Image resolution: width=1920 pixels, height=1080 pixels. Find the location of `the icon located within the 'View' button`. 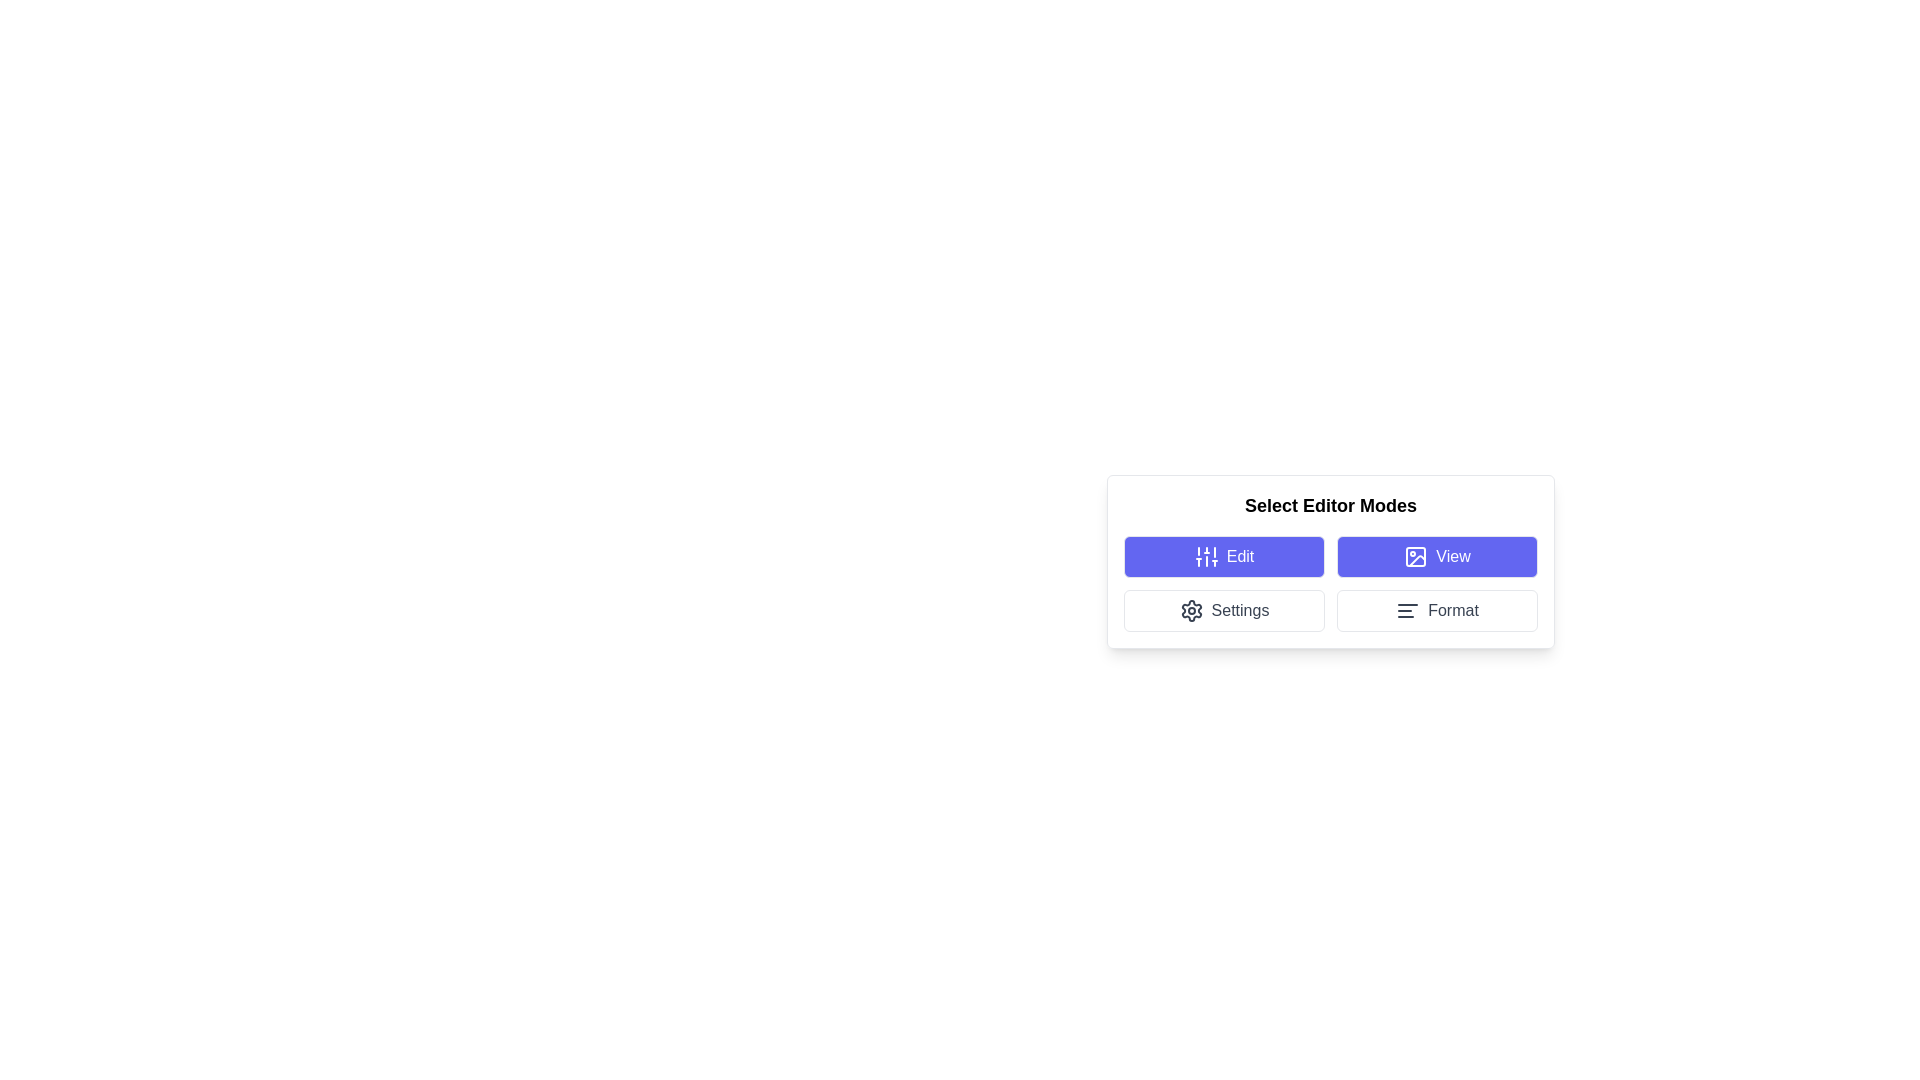

the icon located within the 'View' button is located at coordinates (1415, 556).